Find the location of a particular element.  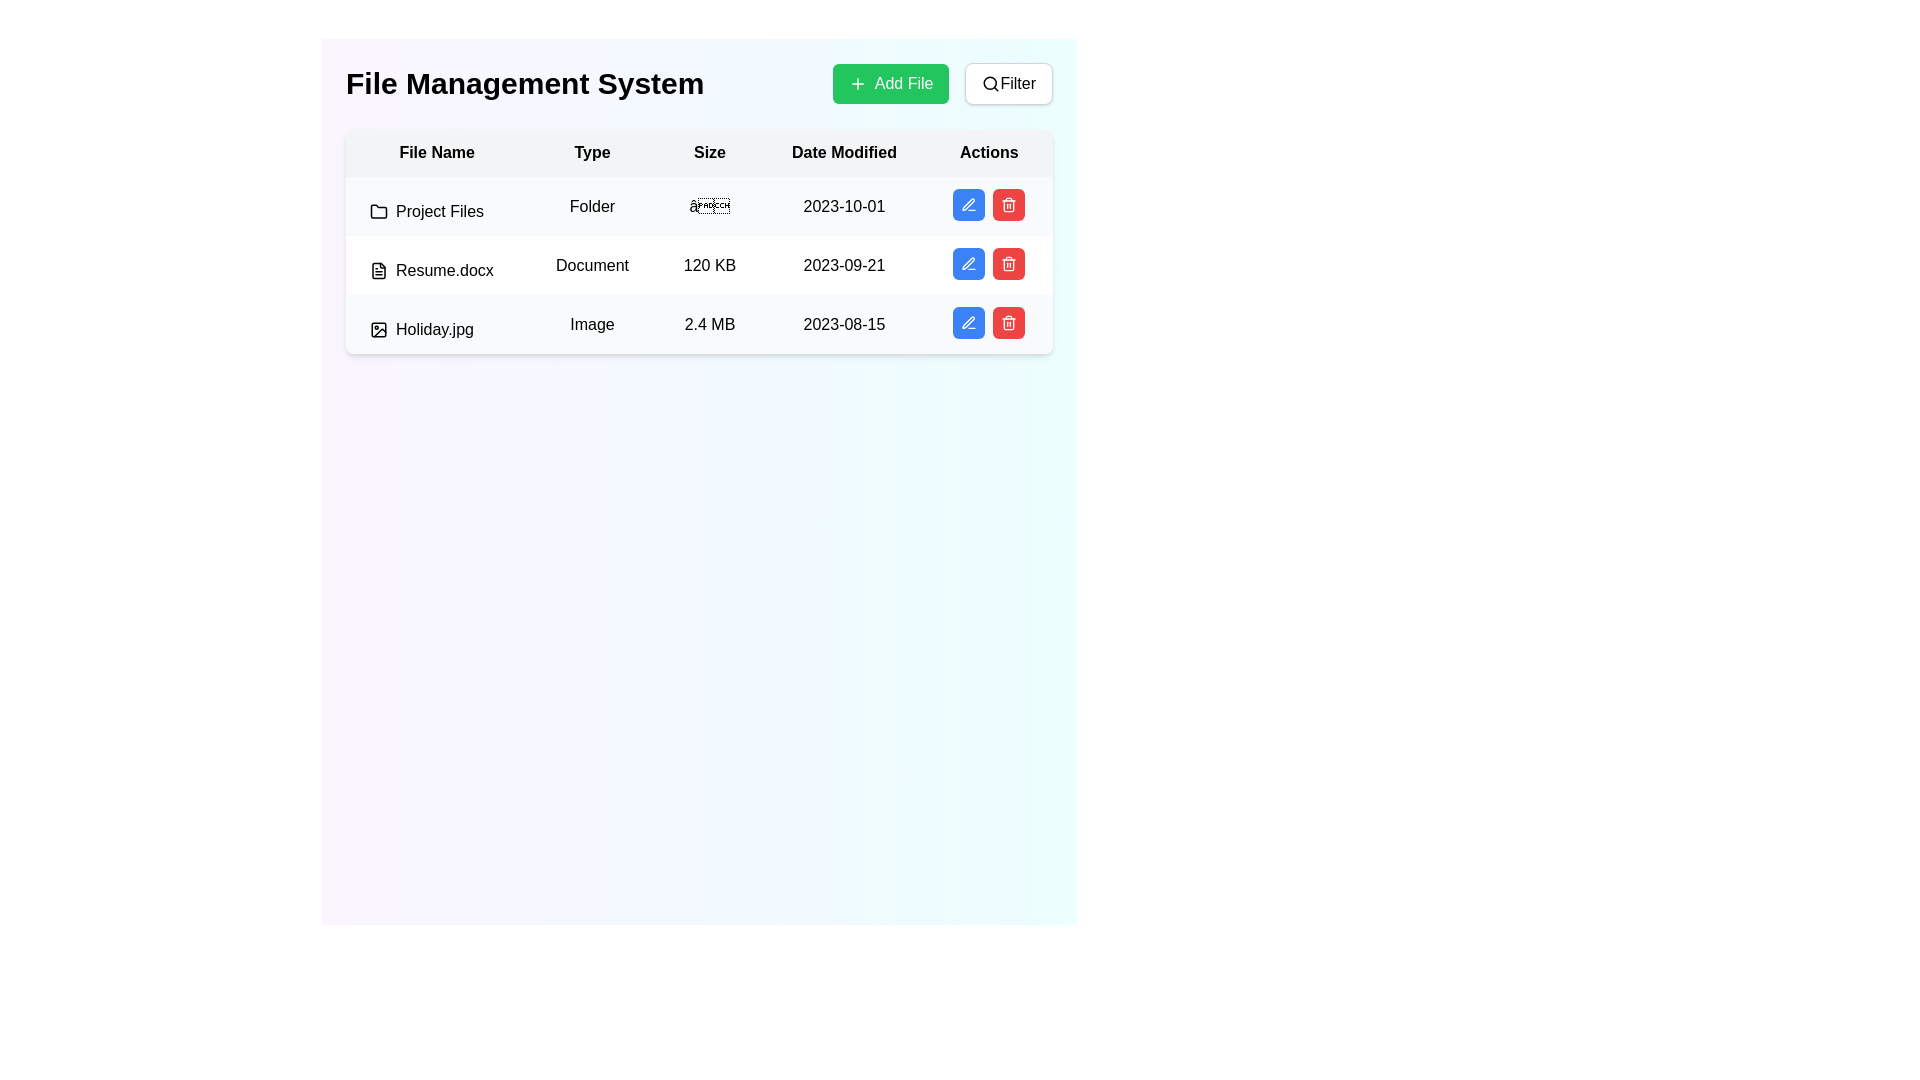

the 'Date Modified' text label indicating the modification date for the associated 'Project Files', which is located in the fourth column of the first row of the table is located at coordinates (844, 206).